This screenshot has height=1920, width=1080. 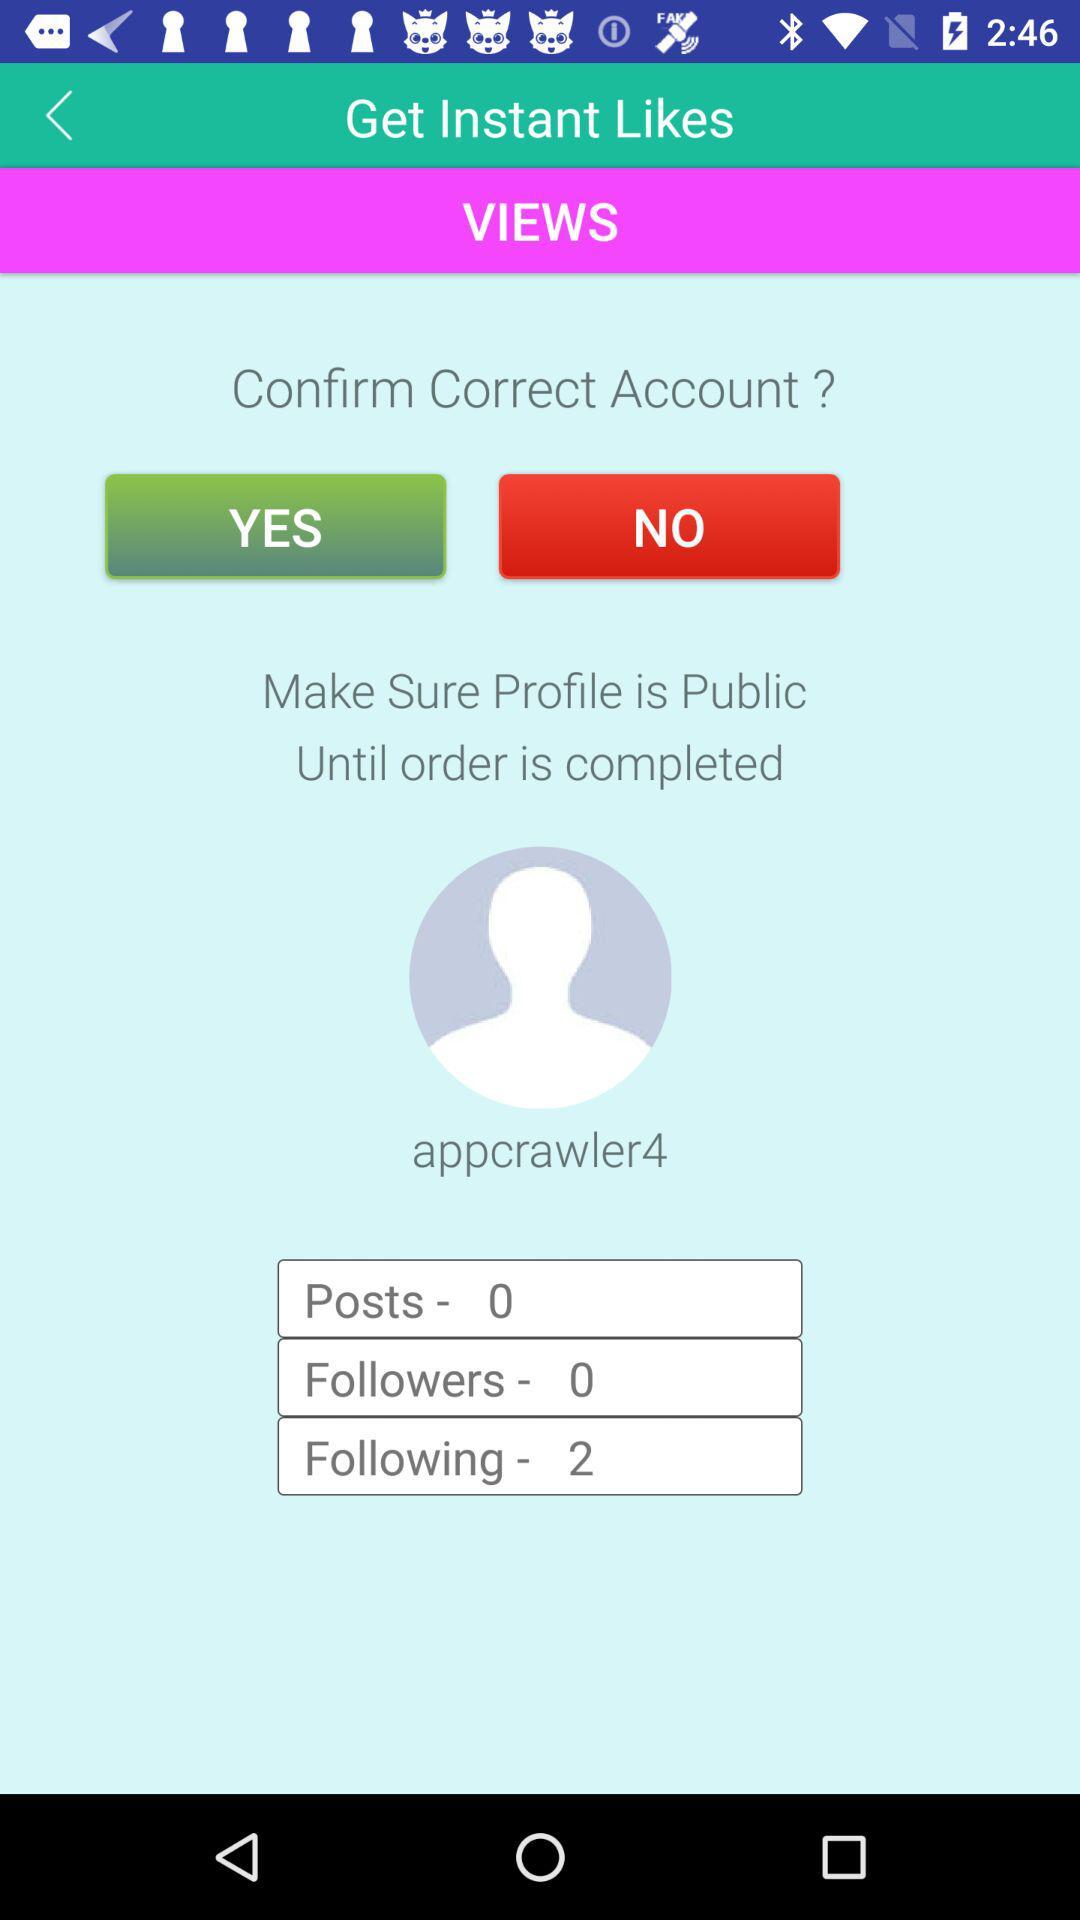 What do you see at coordinates (58, 114) in the screenshot?
I see `the app to the left of the get instant likes` at bounding box center [58, 114].